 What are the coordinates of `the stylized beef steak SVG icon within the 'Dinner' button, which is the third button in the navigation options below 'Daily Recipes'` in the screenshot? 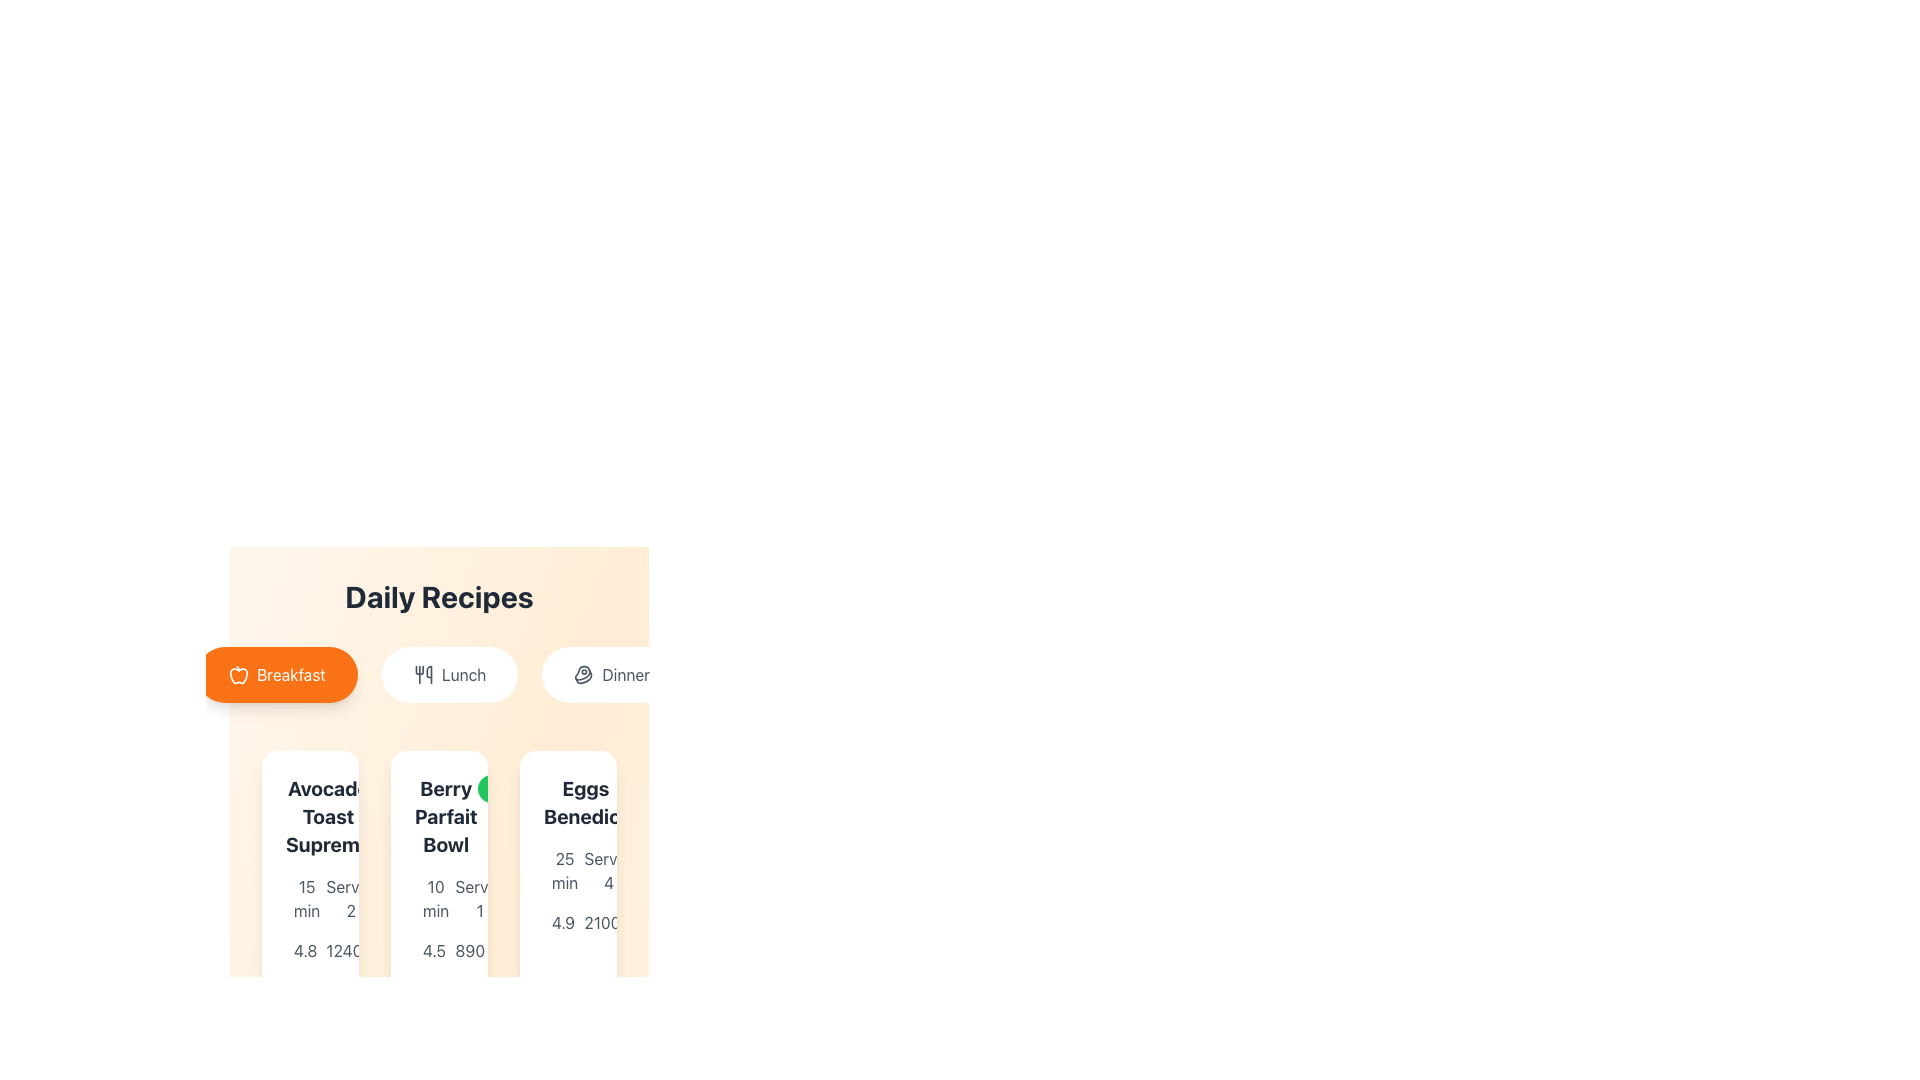 It's located at (583, 675).